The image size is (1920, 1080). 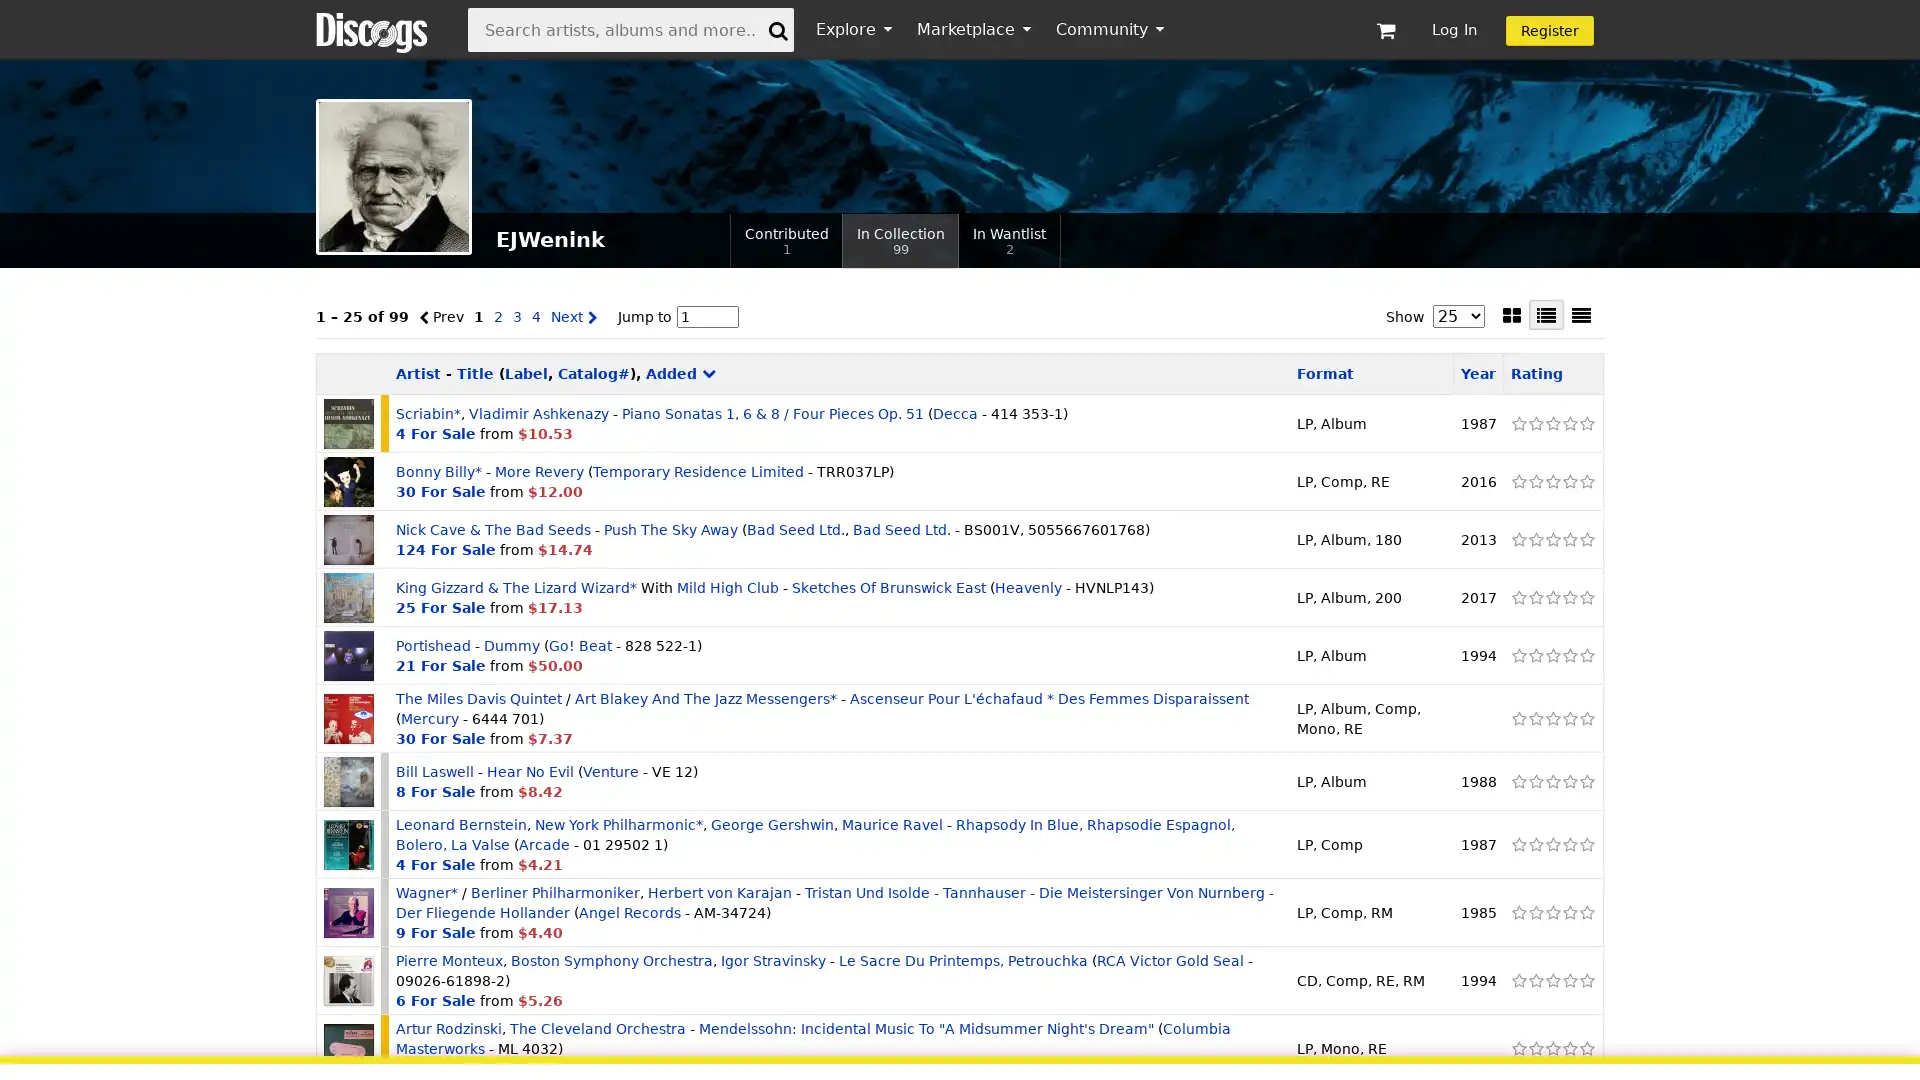 What do you see at coordinates (1518, 423) in the screenshot?
I see `Rate this release 1 star.` at bounding box center [1518, 423].